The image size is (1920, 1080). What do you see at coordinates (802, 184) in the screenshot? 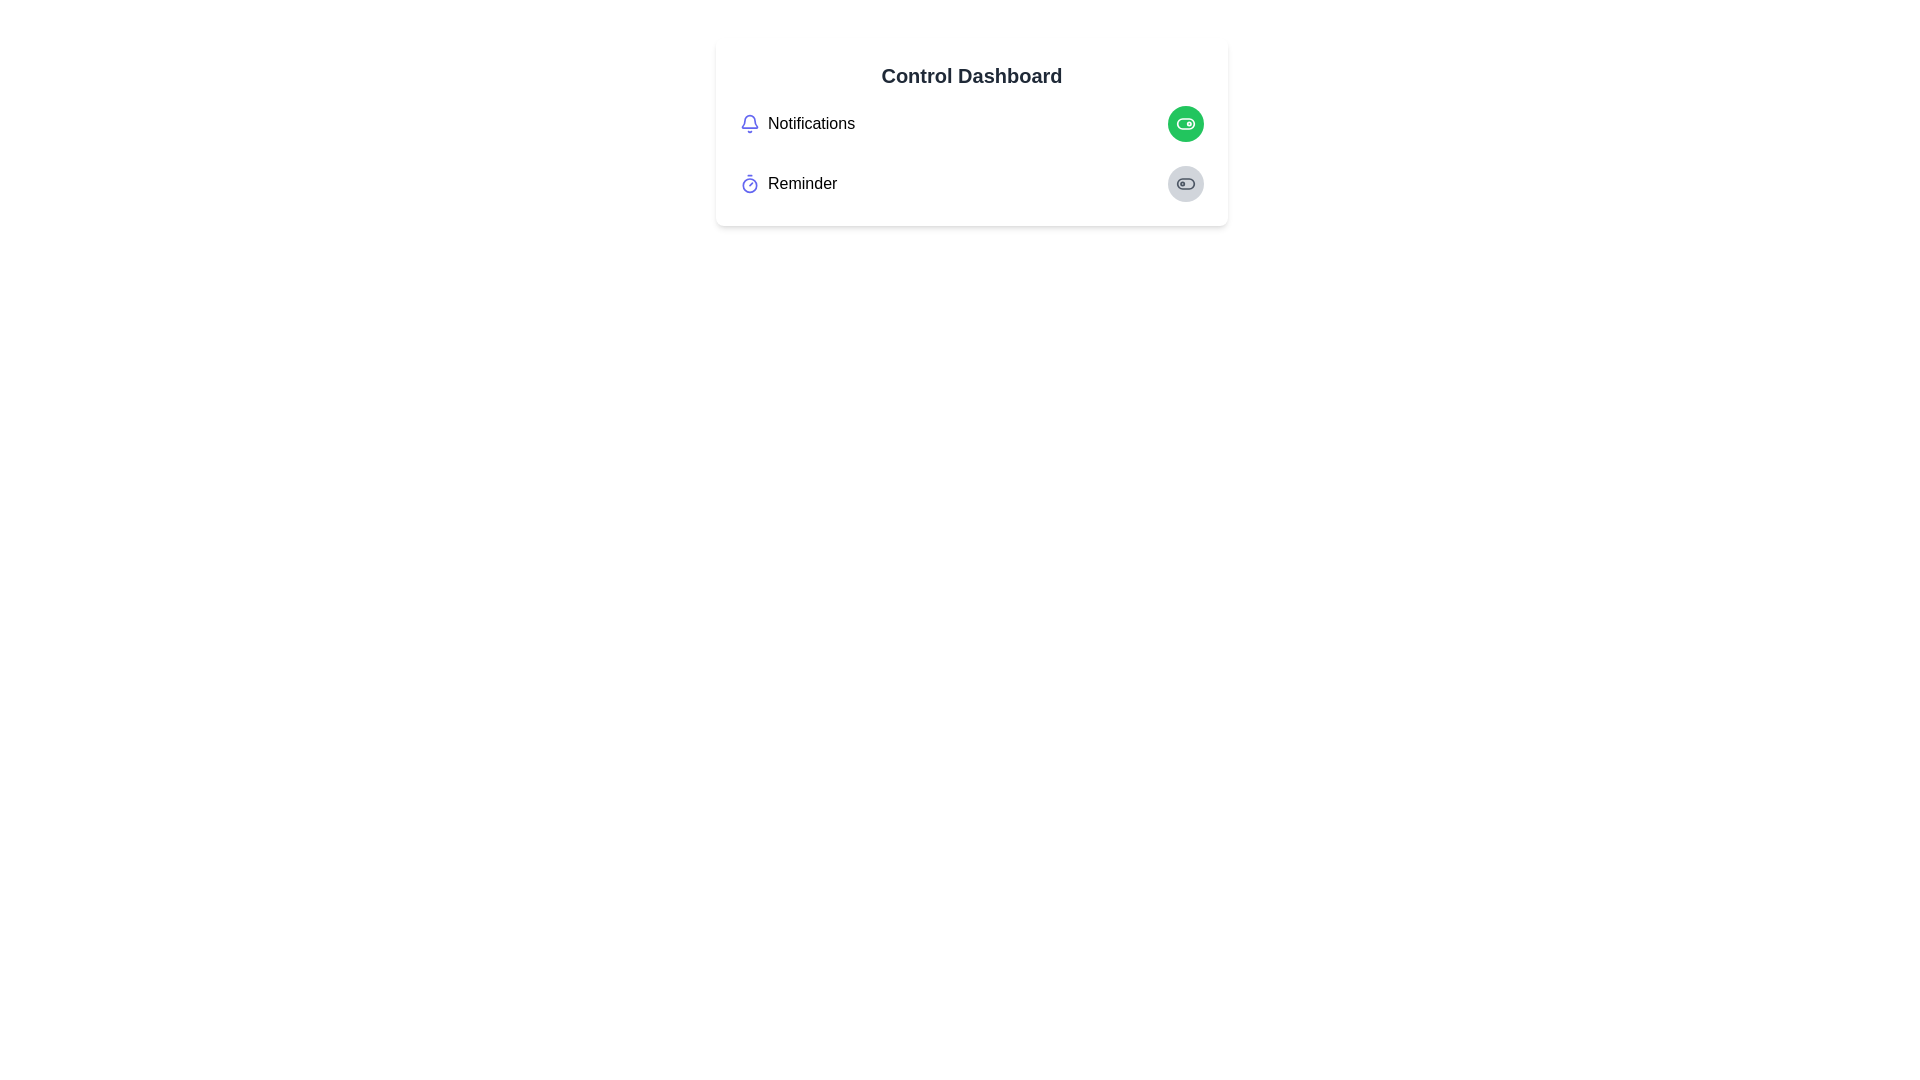
I see `the text label that indicates functionality or a category related to reminders, located to the right of the timer icon` at bounding box center [802, 184].